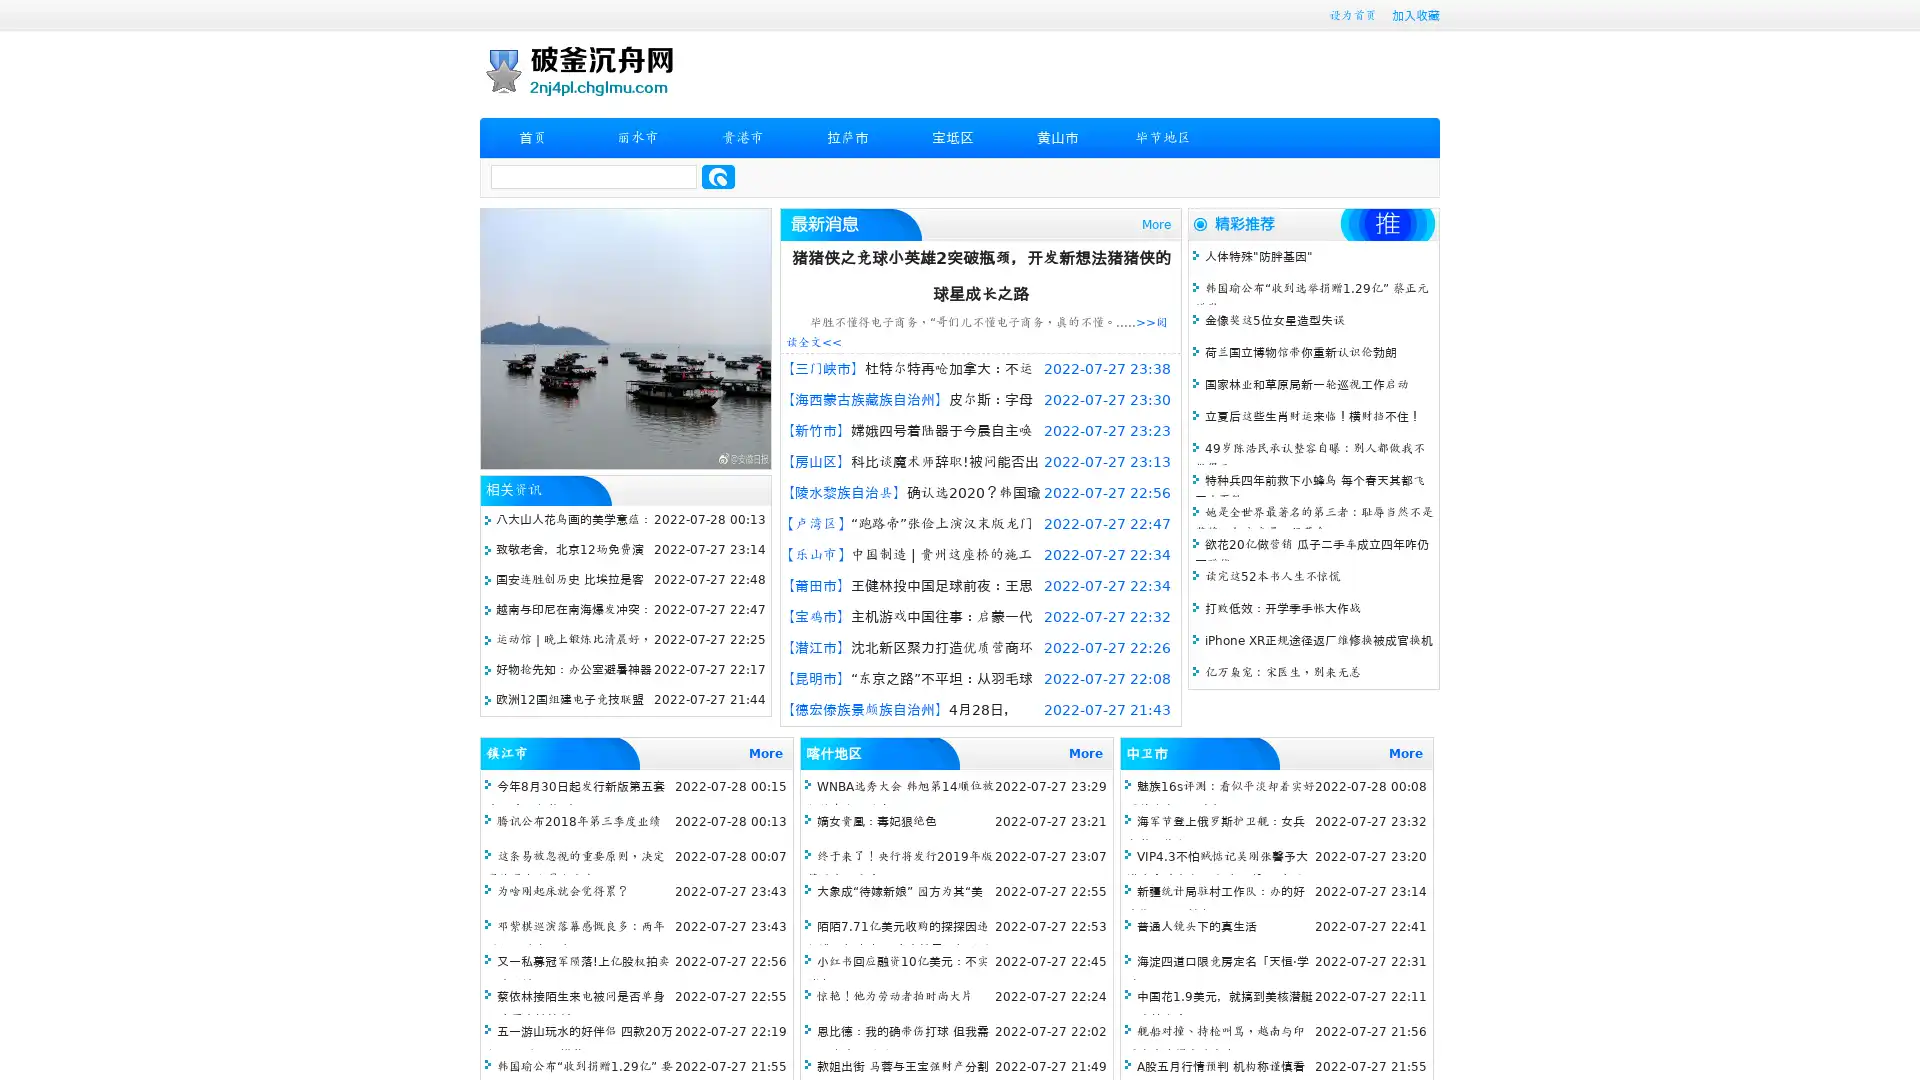 This screenshot has height=1080, width=1920. Describe the element at coordinates (718, 176) in the screenshot. I see `Search` at that location.